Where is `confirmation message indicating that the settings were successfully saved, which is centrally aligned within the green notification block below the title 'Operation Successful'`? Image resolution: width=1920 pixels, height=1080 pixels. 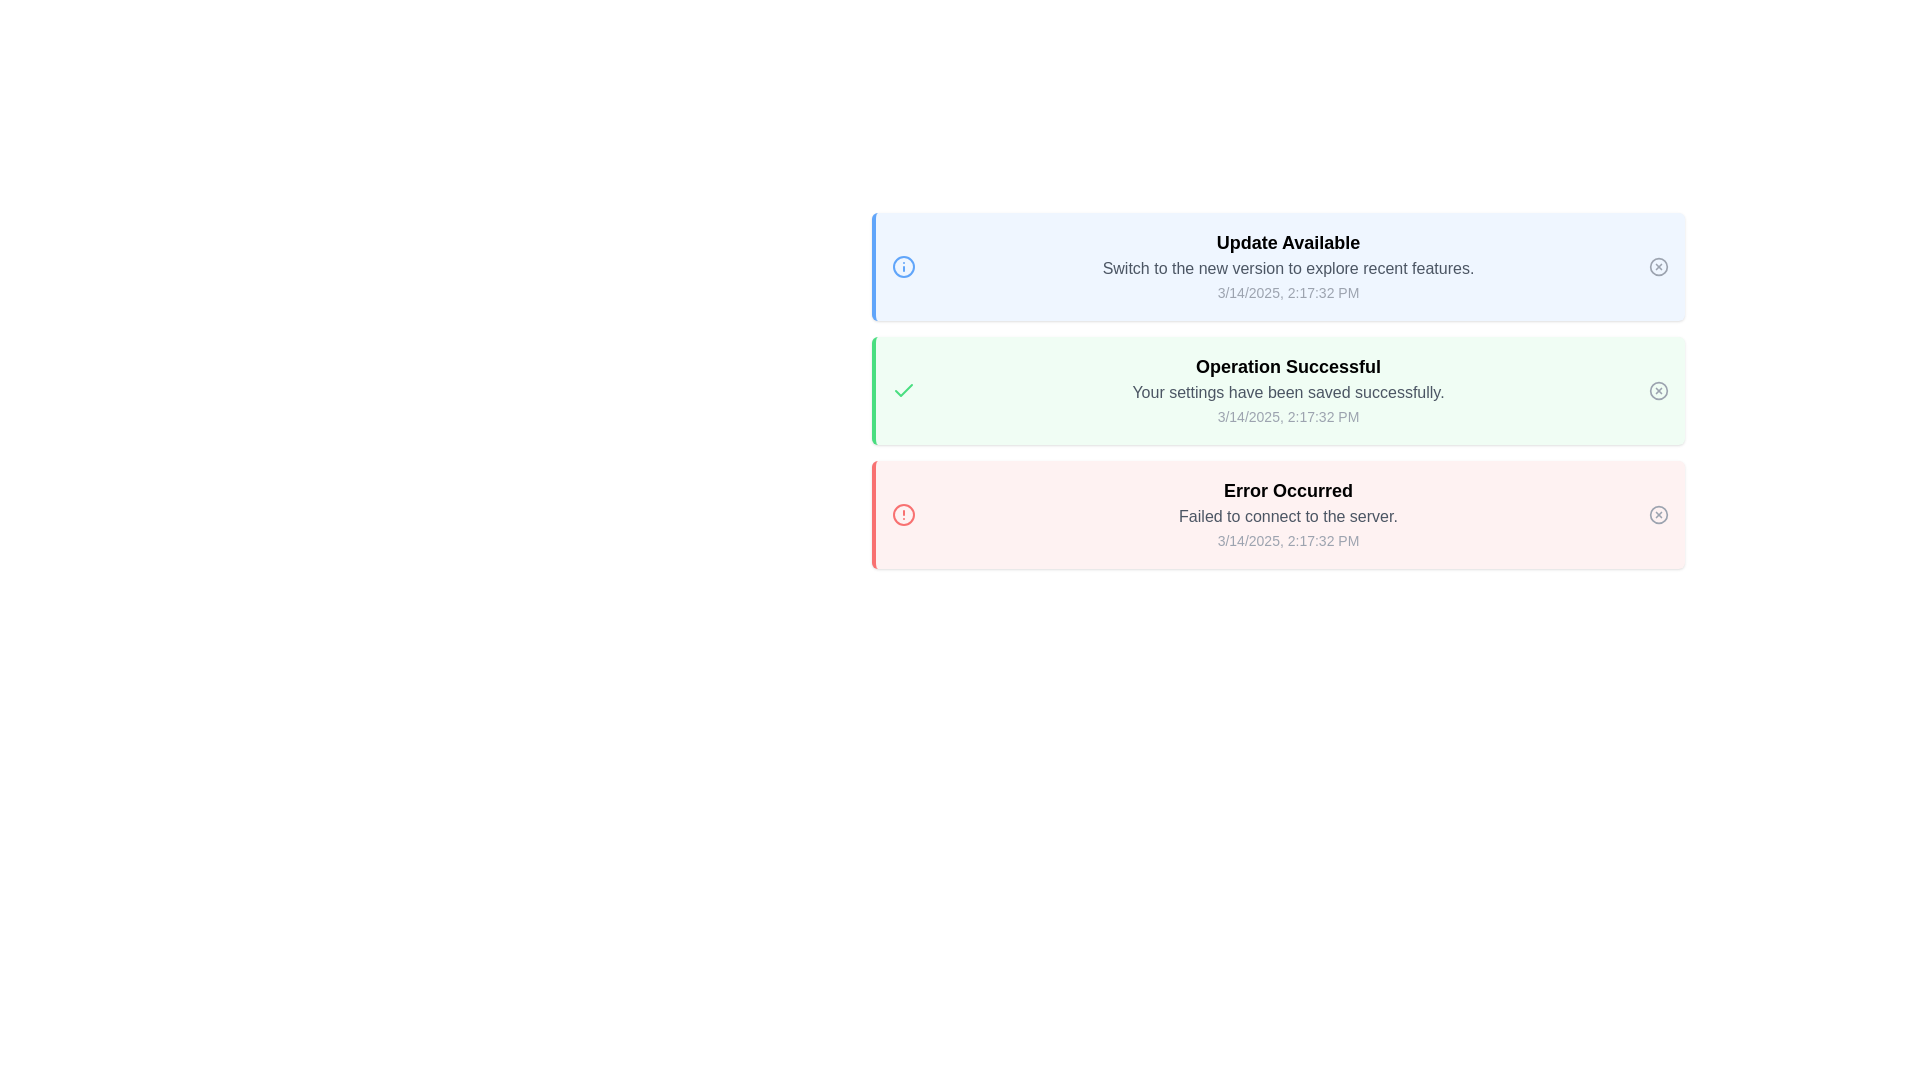 confirmation message indicating that the settings were successfully saved, which is centrally aligned within the green notification block below the title 'Operation Successful' is located at coordinates (1288, 393).